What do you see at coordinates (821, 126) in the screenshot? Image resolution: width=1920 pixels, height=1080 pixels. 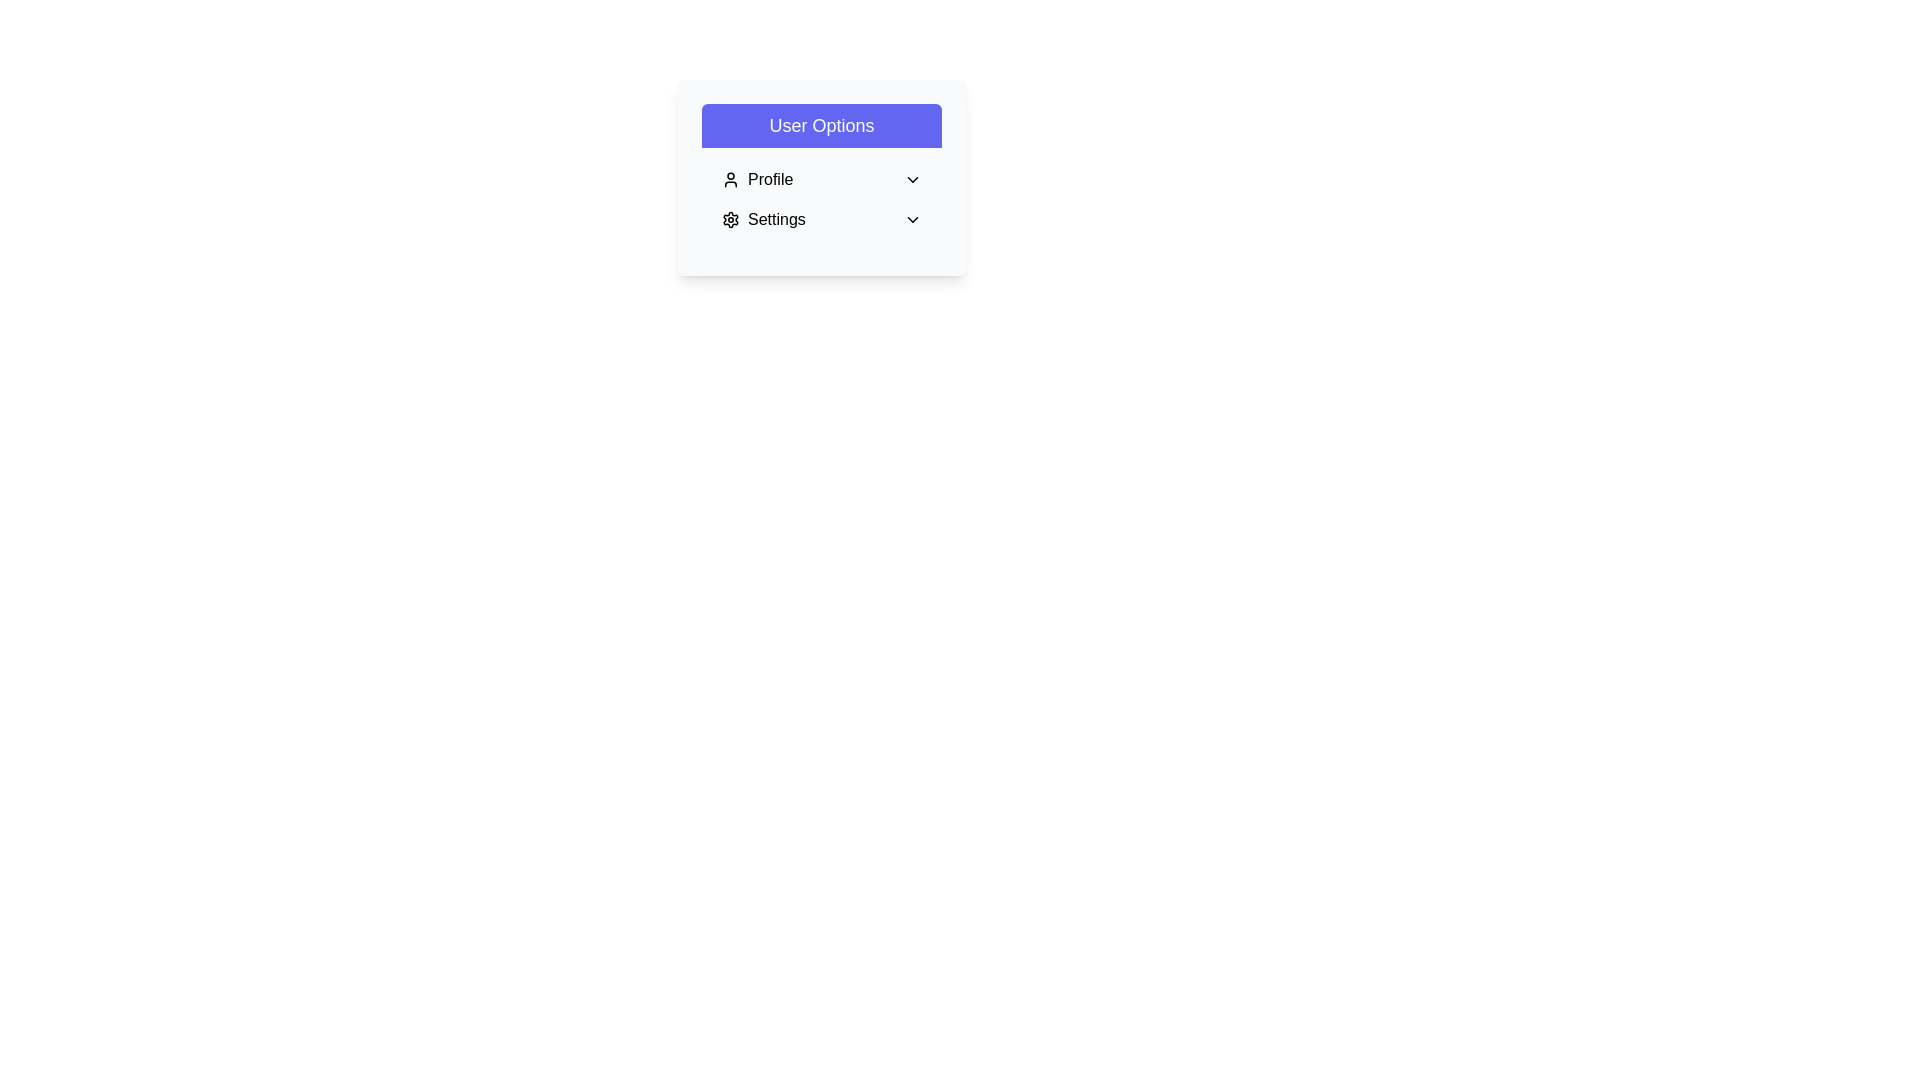 I see `the 'User Options' button located at the top of the card-like structure with a blue background and white text` at bounding box center [821, 126].